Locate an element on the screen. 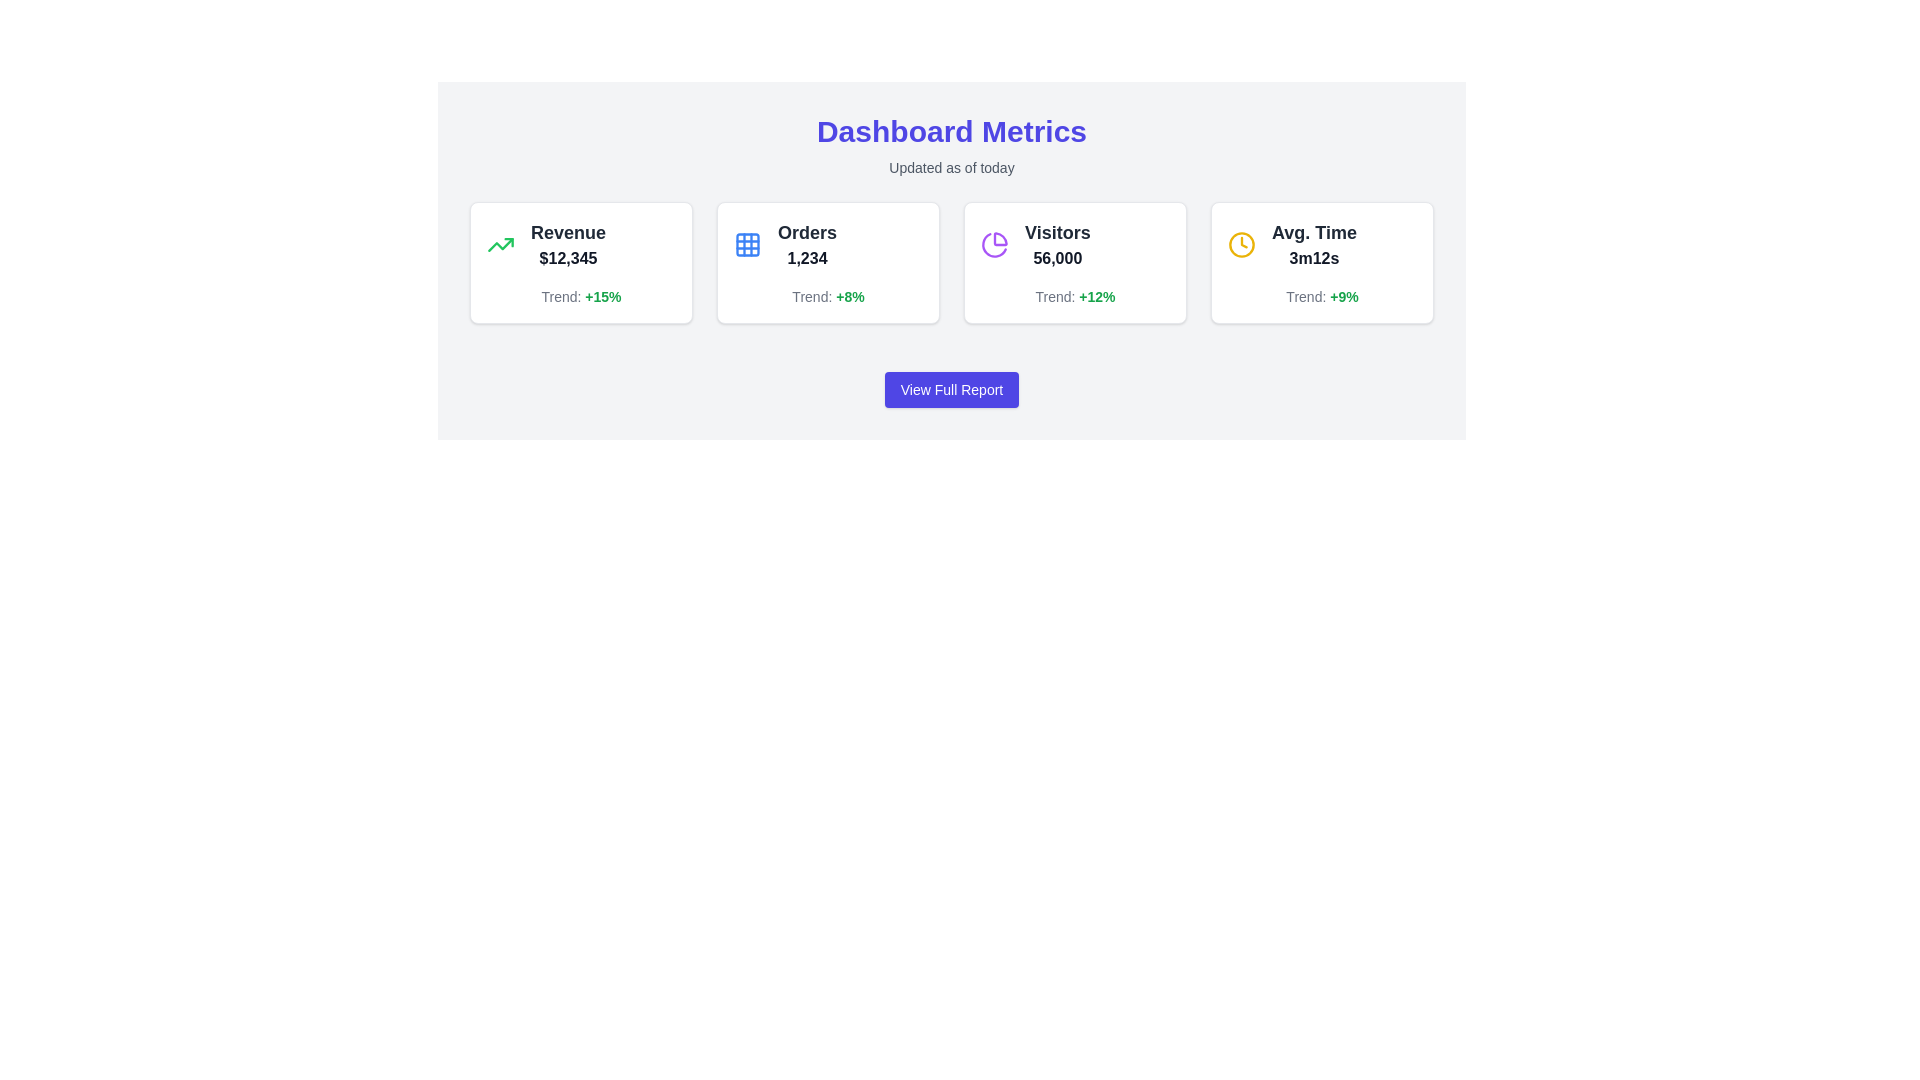 The height and width of the screenshot is (1080, 1920). the 'Orders' text display element, which shows the label 'Orders' in bold and the value '1,234' in a smaller bold font, located in the second card of a dashboard layout is located at coordinates (807, 244).